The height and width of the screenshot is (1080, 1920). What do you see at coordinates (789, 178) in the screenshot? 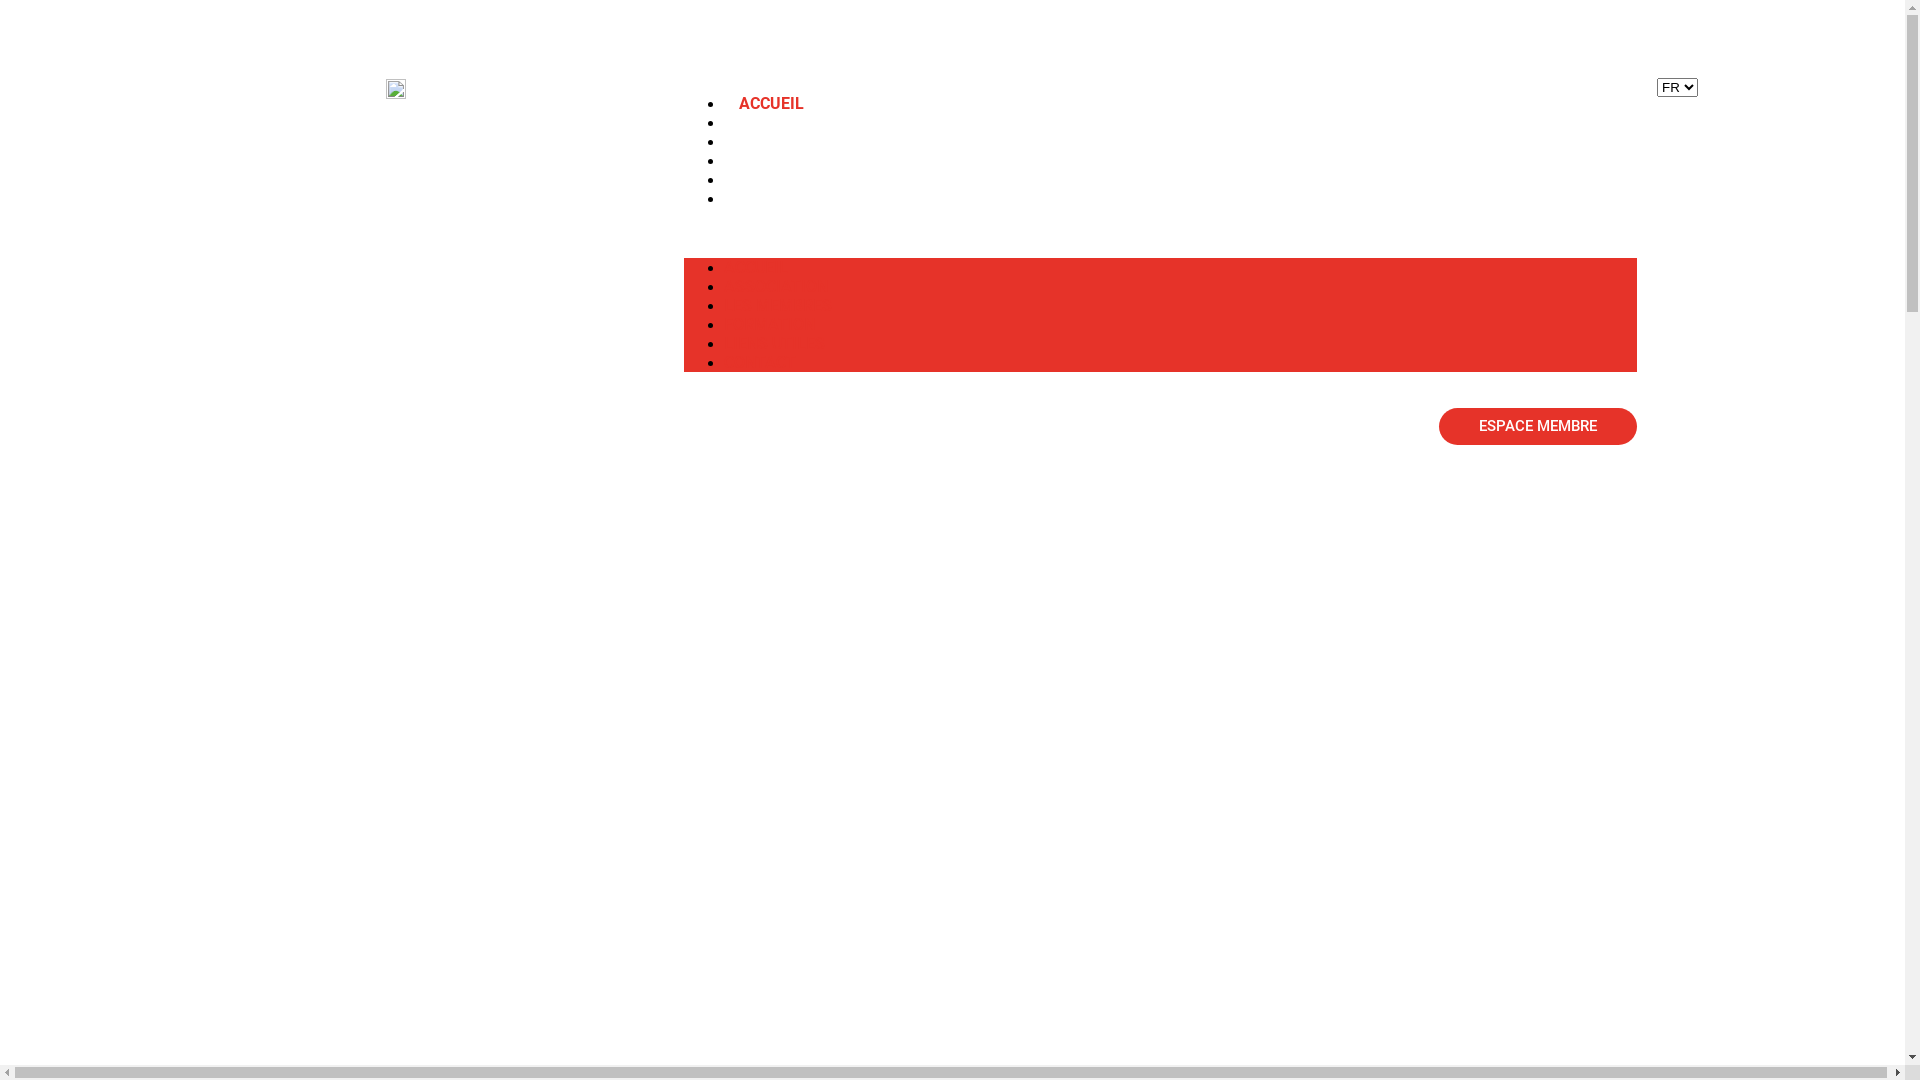
I see `'LIENS UTILES'` at bounding box center [789, 178].